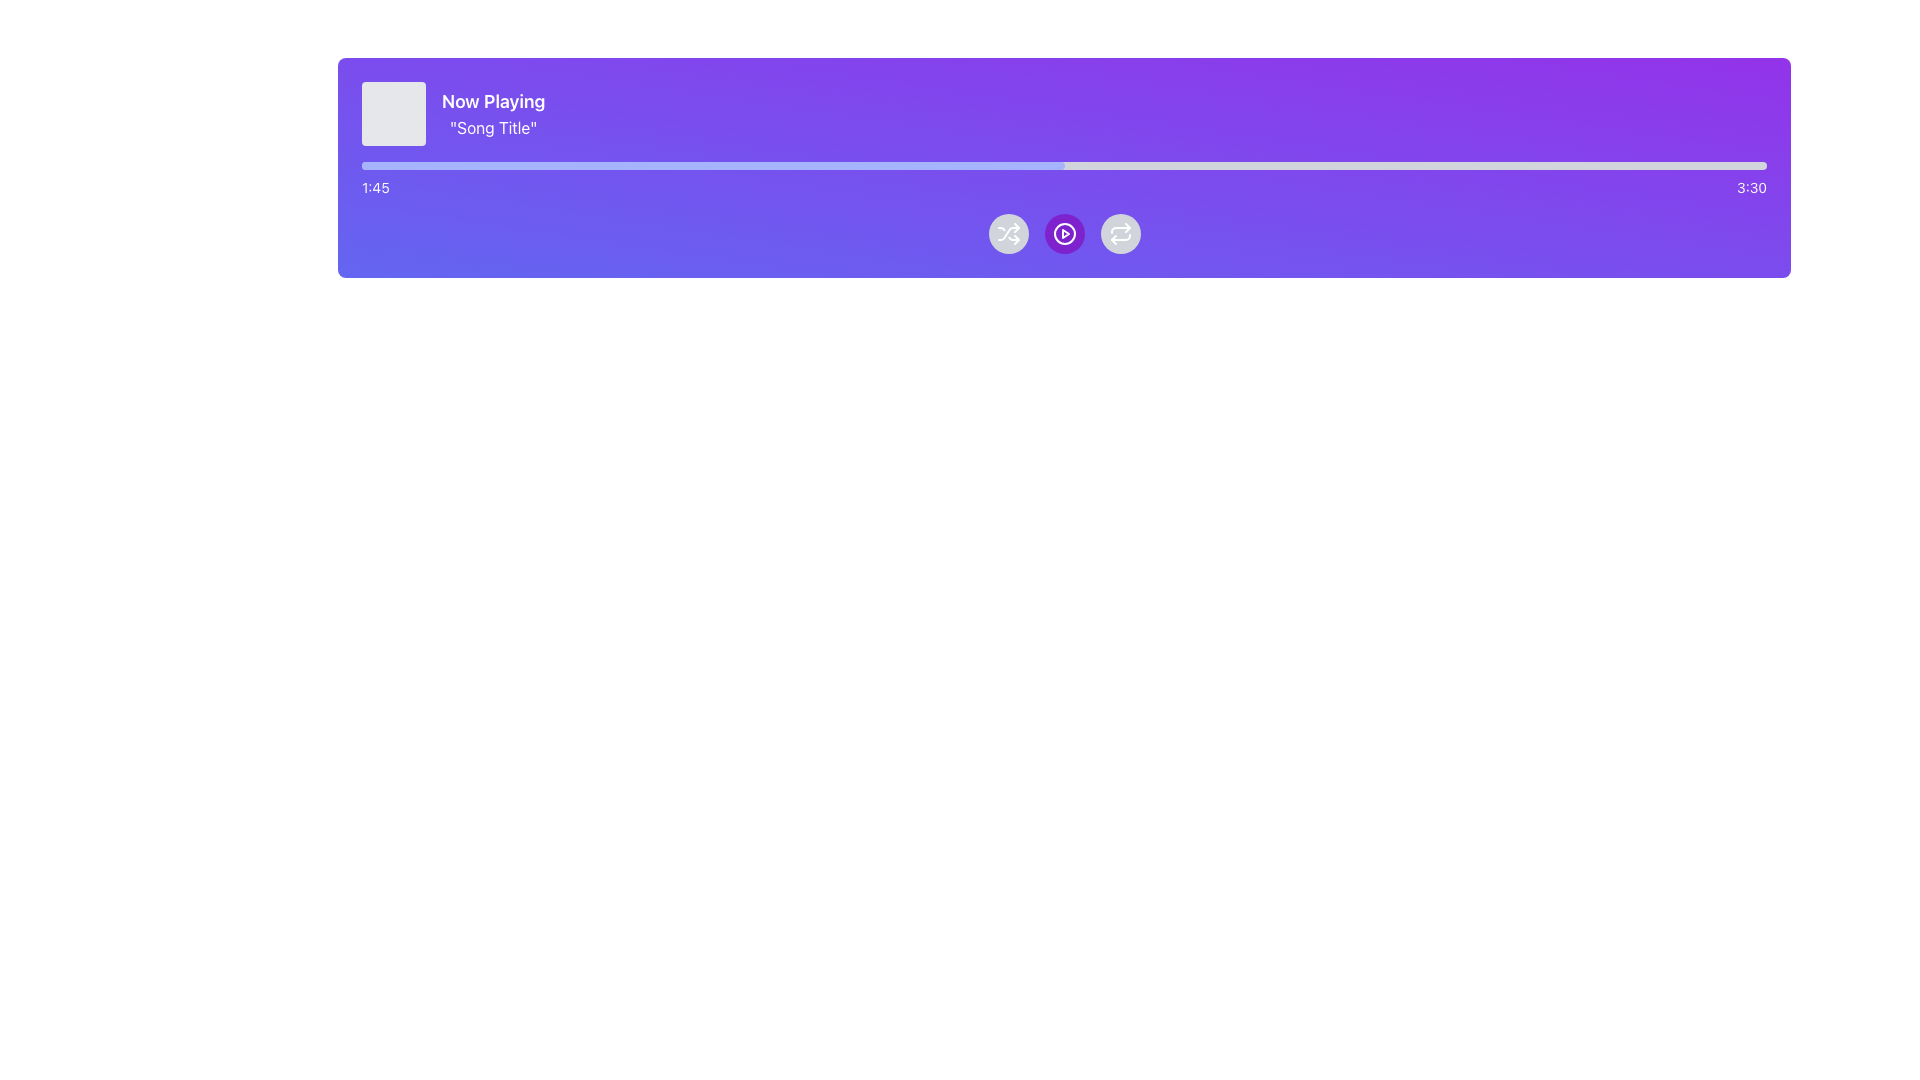  What do you see at coordinates (1063, 164) in the screenshot?
I see `the progress bar located at the top-center of the player interface, directly below the 'Now Playing' information` at bounding box center [1063, 164].